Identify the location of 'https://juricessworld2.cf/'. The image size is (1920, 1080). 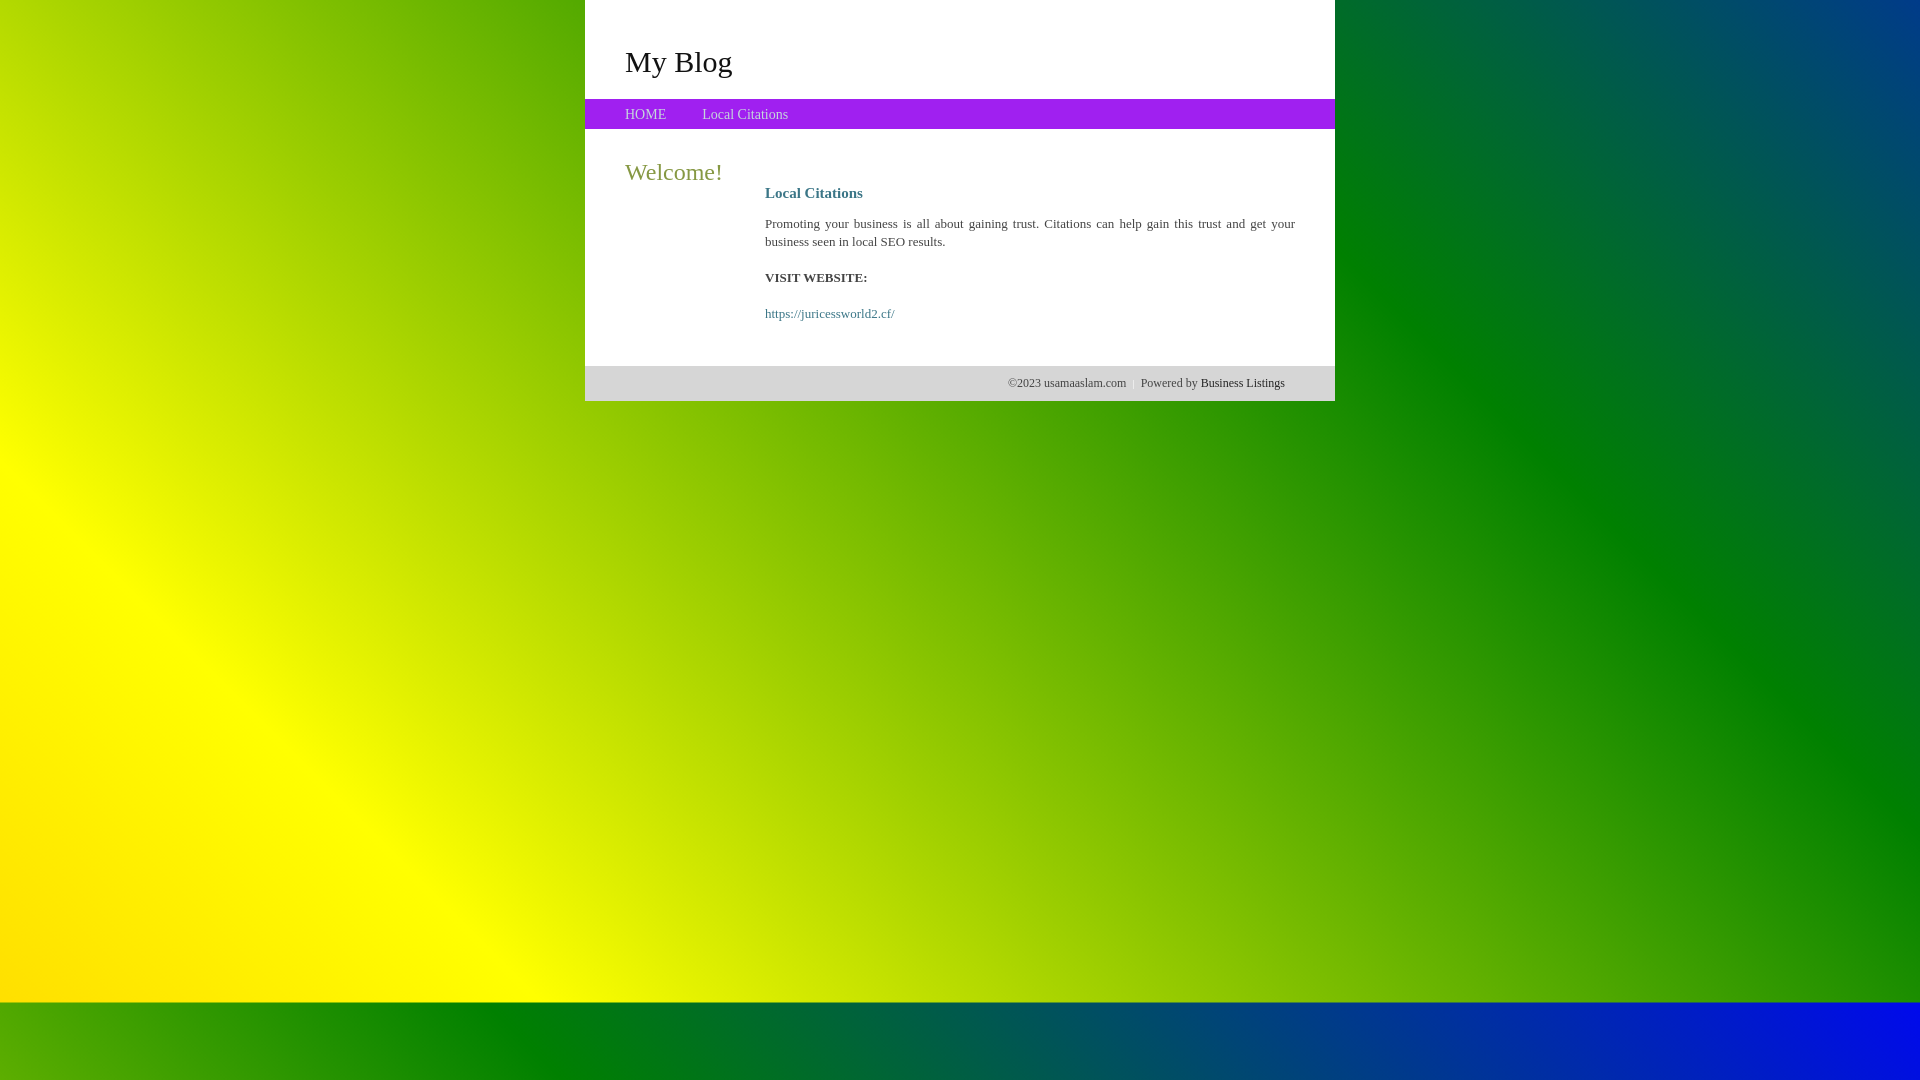
(830, 313).